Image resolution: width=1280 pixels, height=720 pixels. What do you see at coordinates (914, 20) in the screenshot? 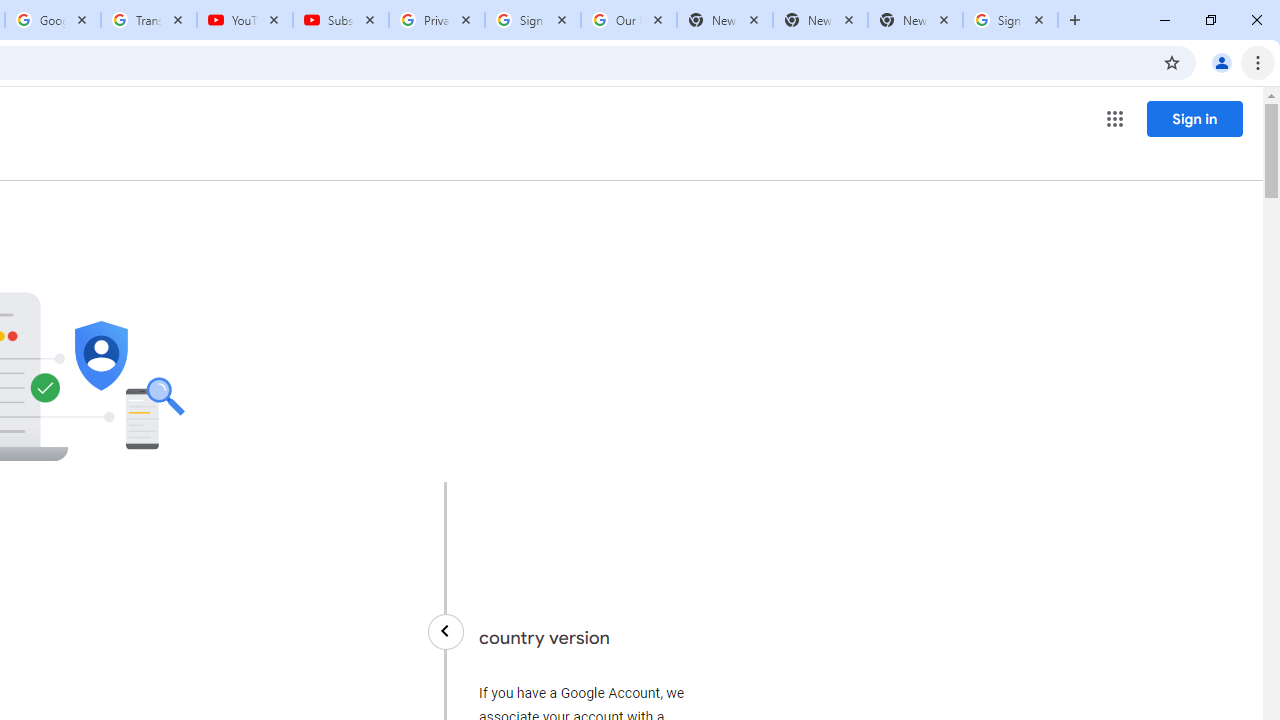
I see `'New Tab'` at bounding box center [914, 20].